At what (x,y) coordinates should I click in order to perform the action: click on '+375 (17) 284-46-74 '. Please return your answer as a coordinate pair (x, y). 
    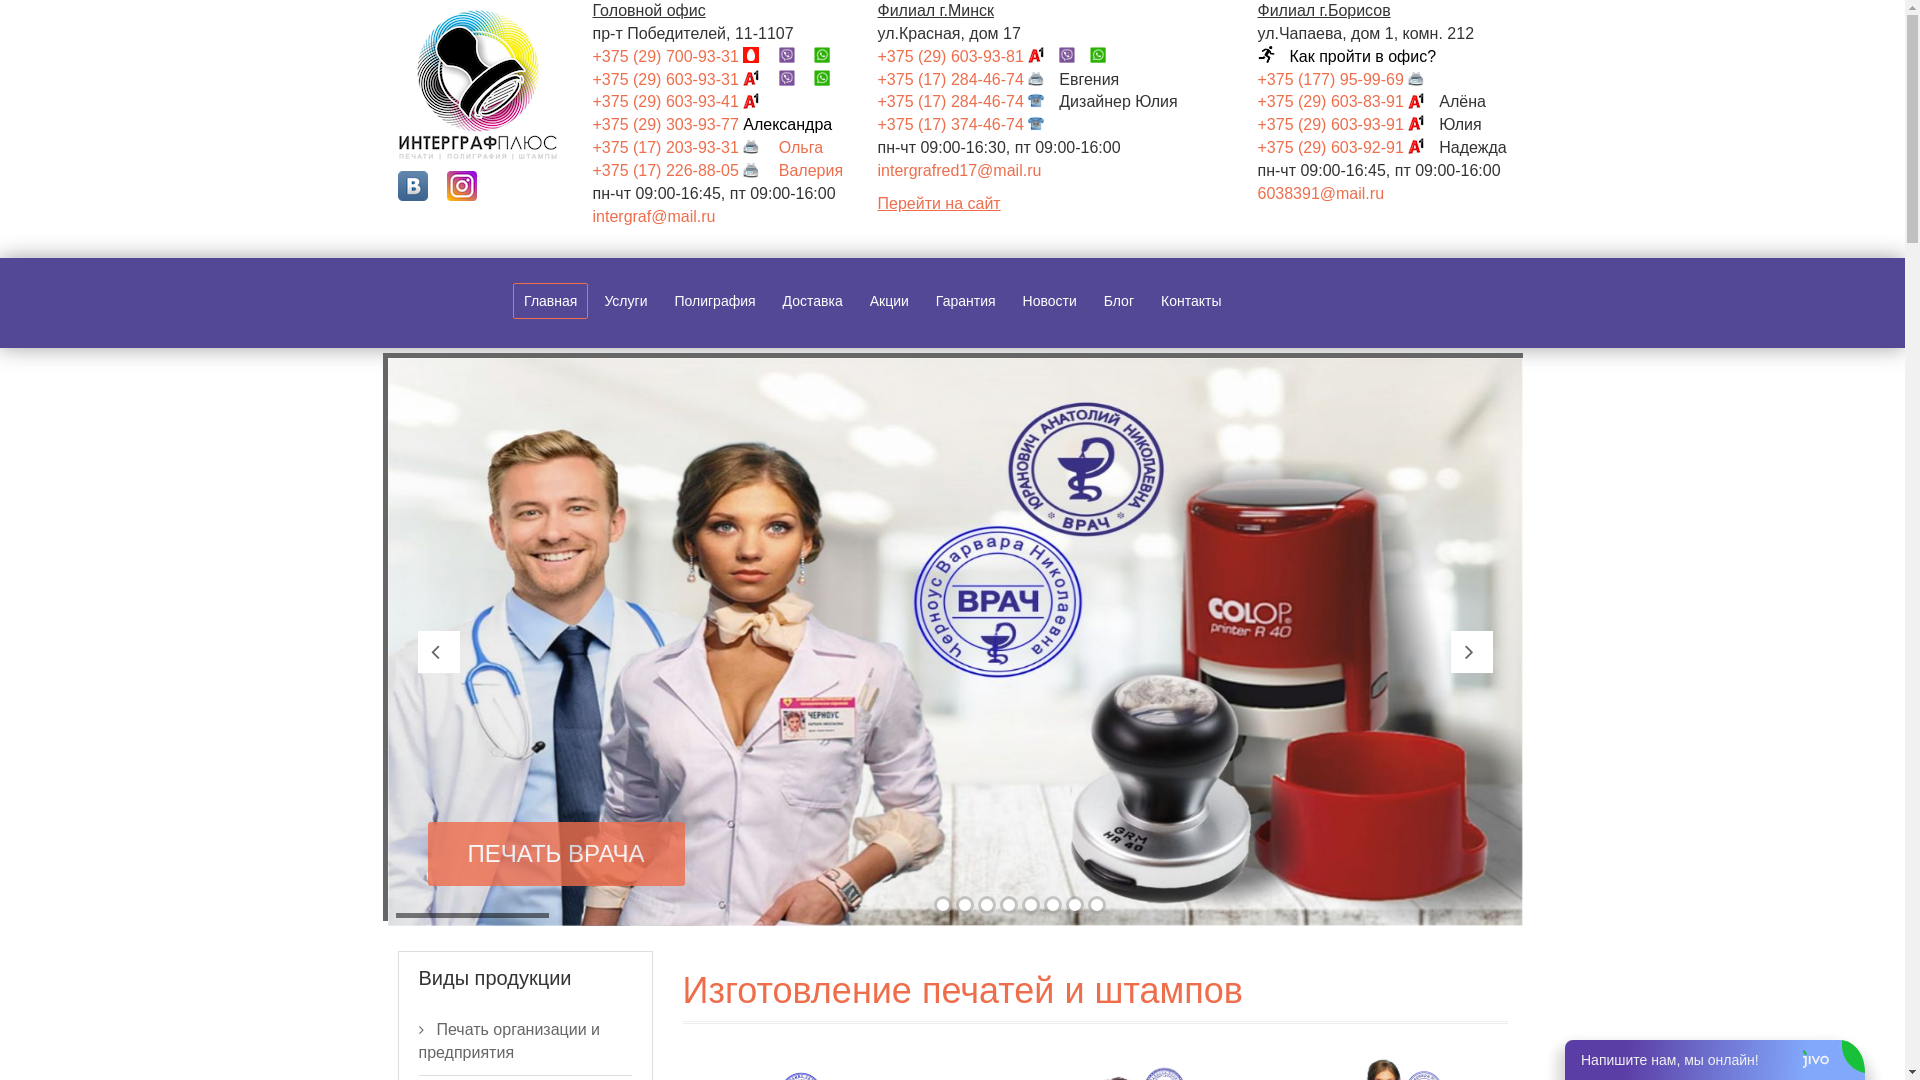
    Looking at the image, I should click on (878, 101).